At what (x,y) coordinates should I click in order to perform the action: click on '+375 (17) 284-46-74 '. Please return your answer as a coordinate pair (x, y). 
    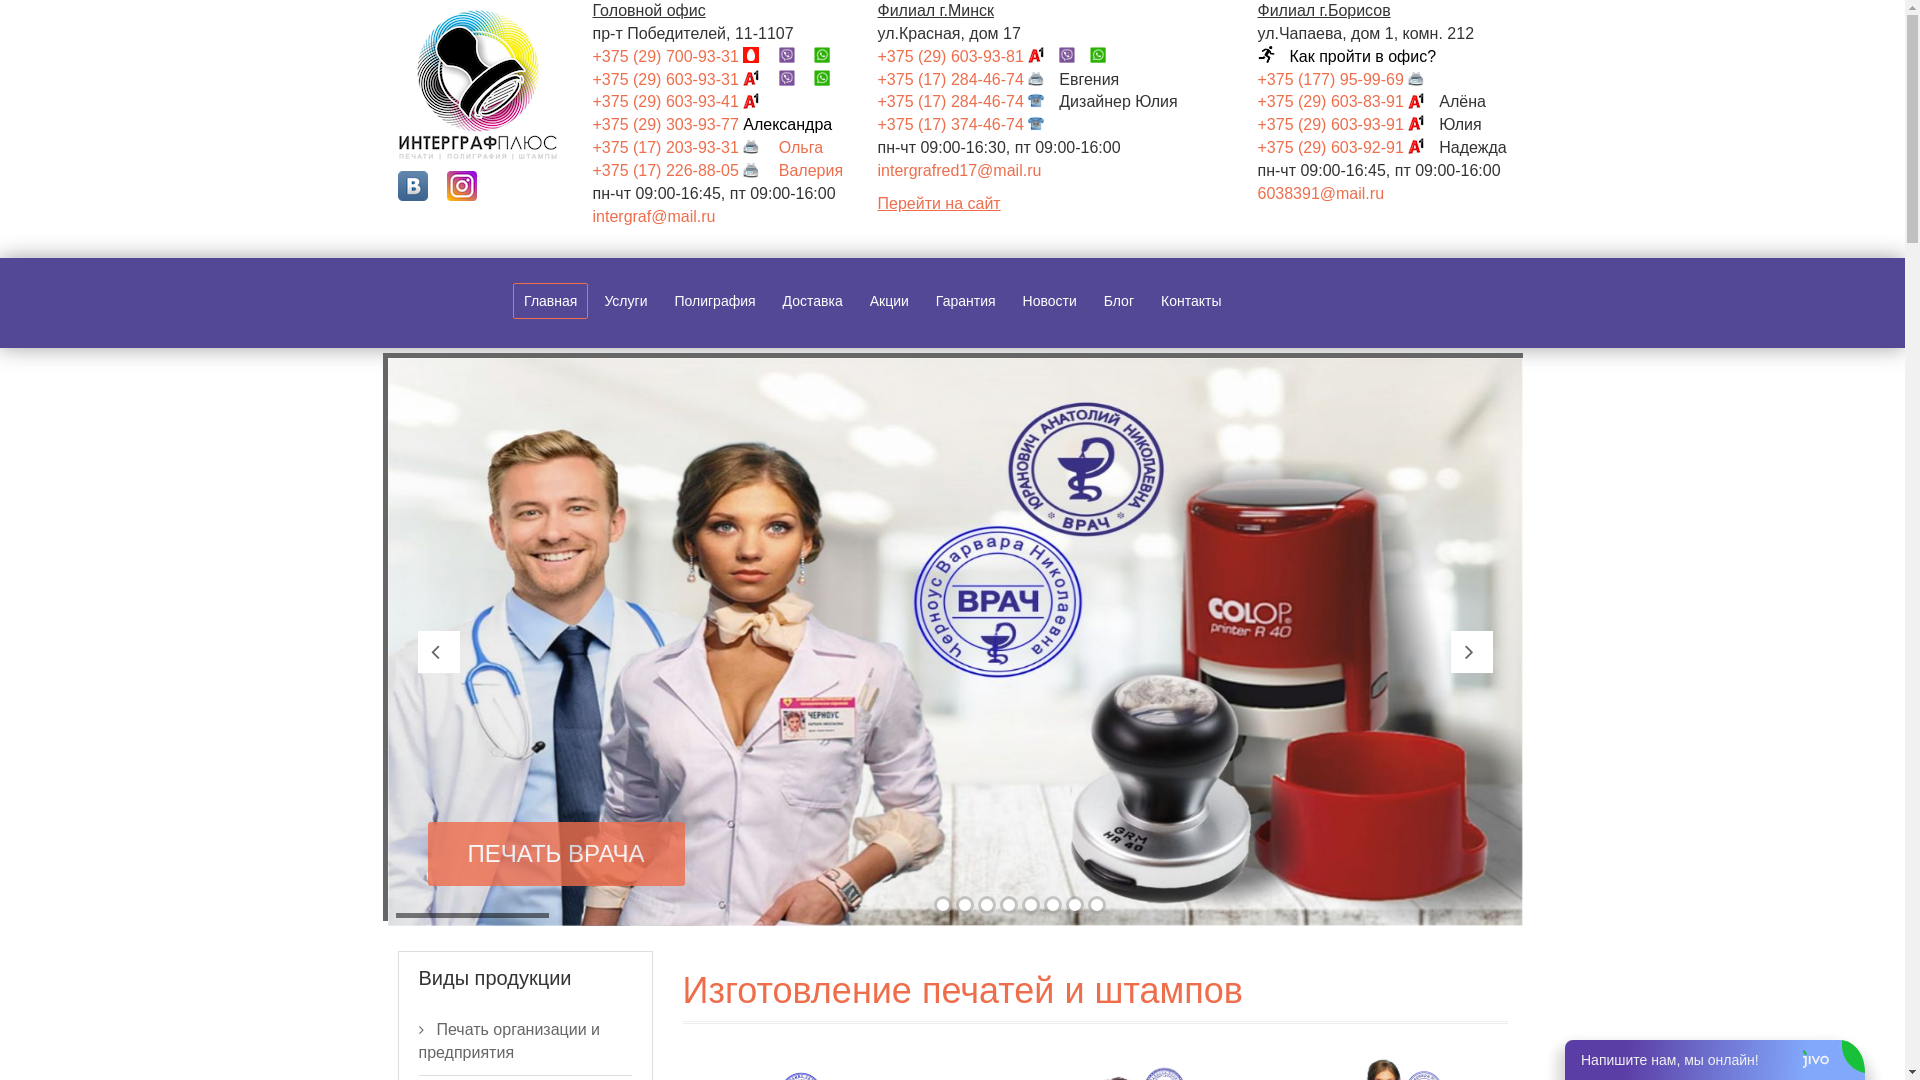
    Looking at the image, I should click on (878, 101).